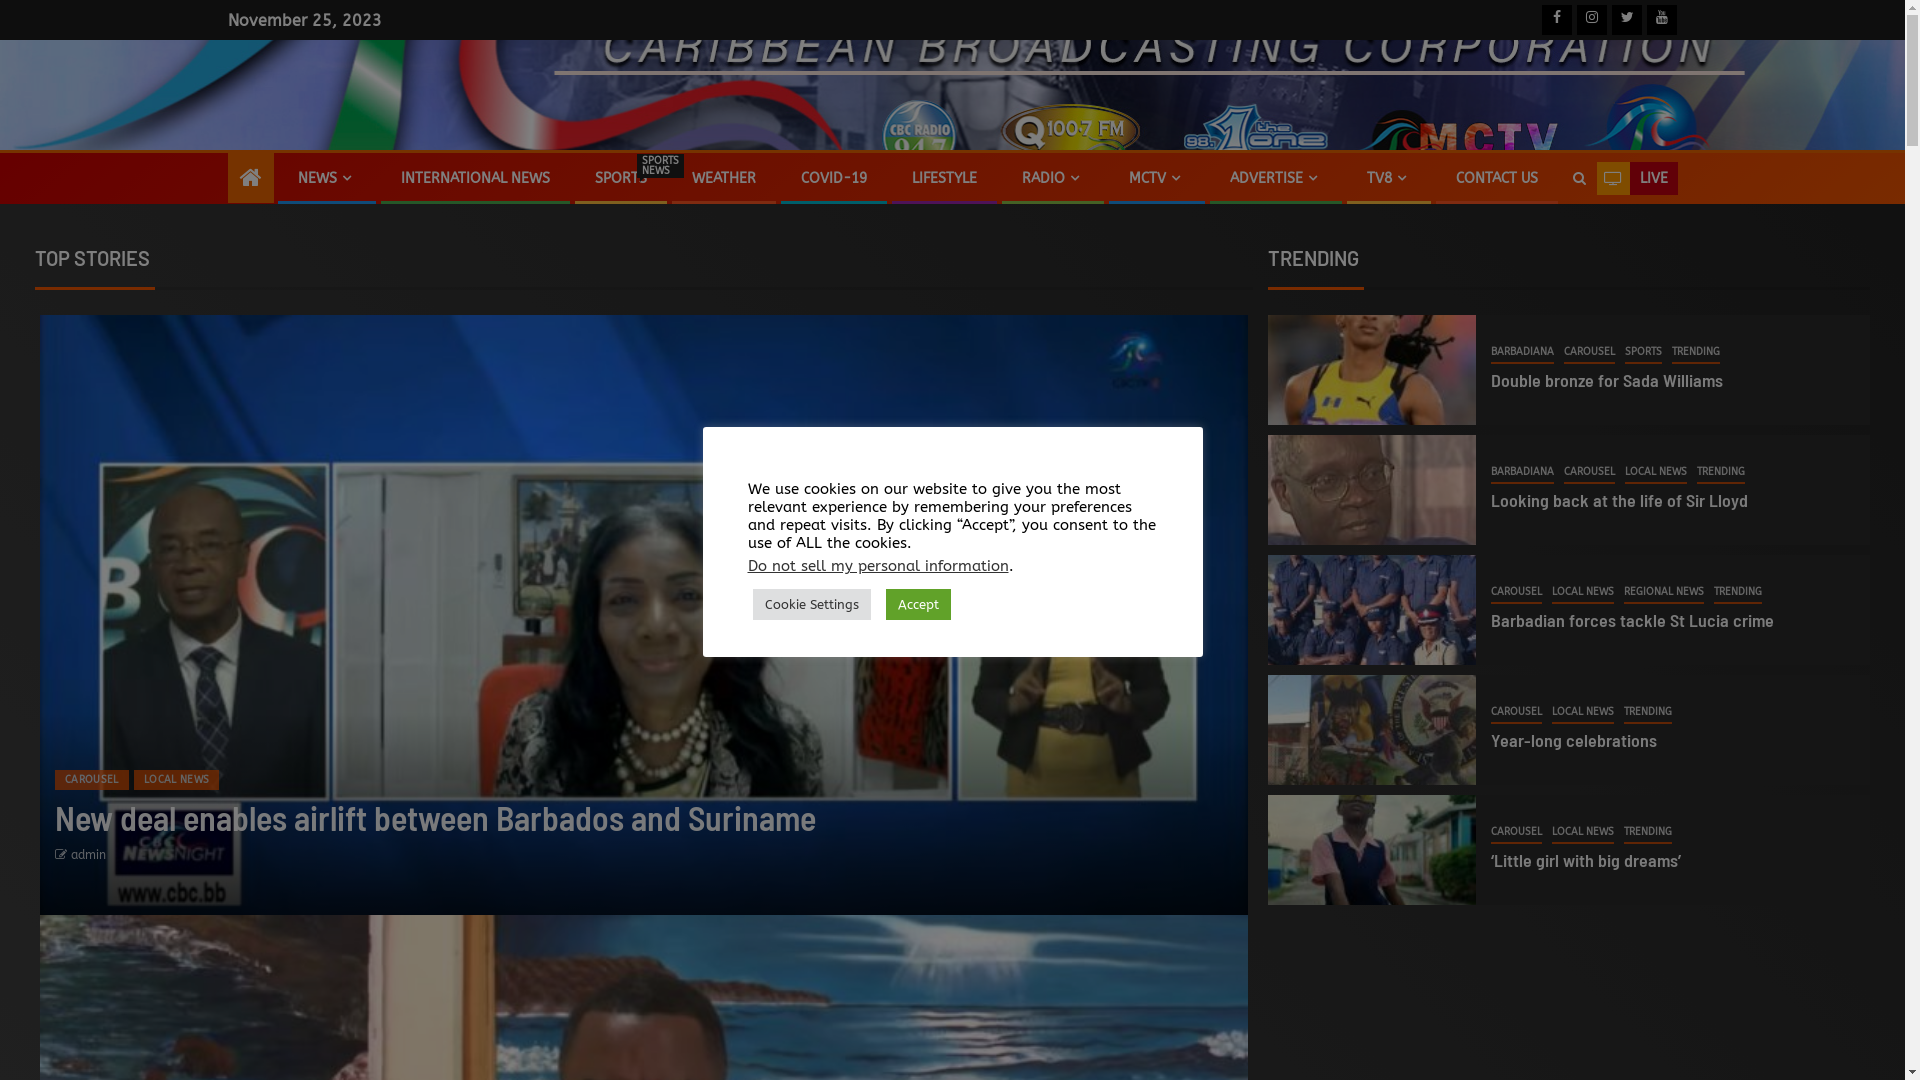 The width and height of the screenshot is (1920, 1080). I want to click on 'TRENDING', so click(1647, 833).